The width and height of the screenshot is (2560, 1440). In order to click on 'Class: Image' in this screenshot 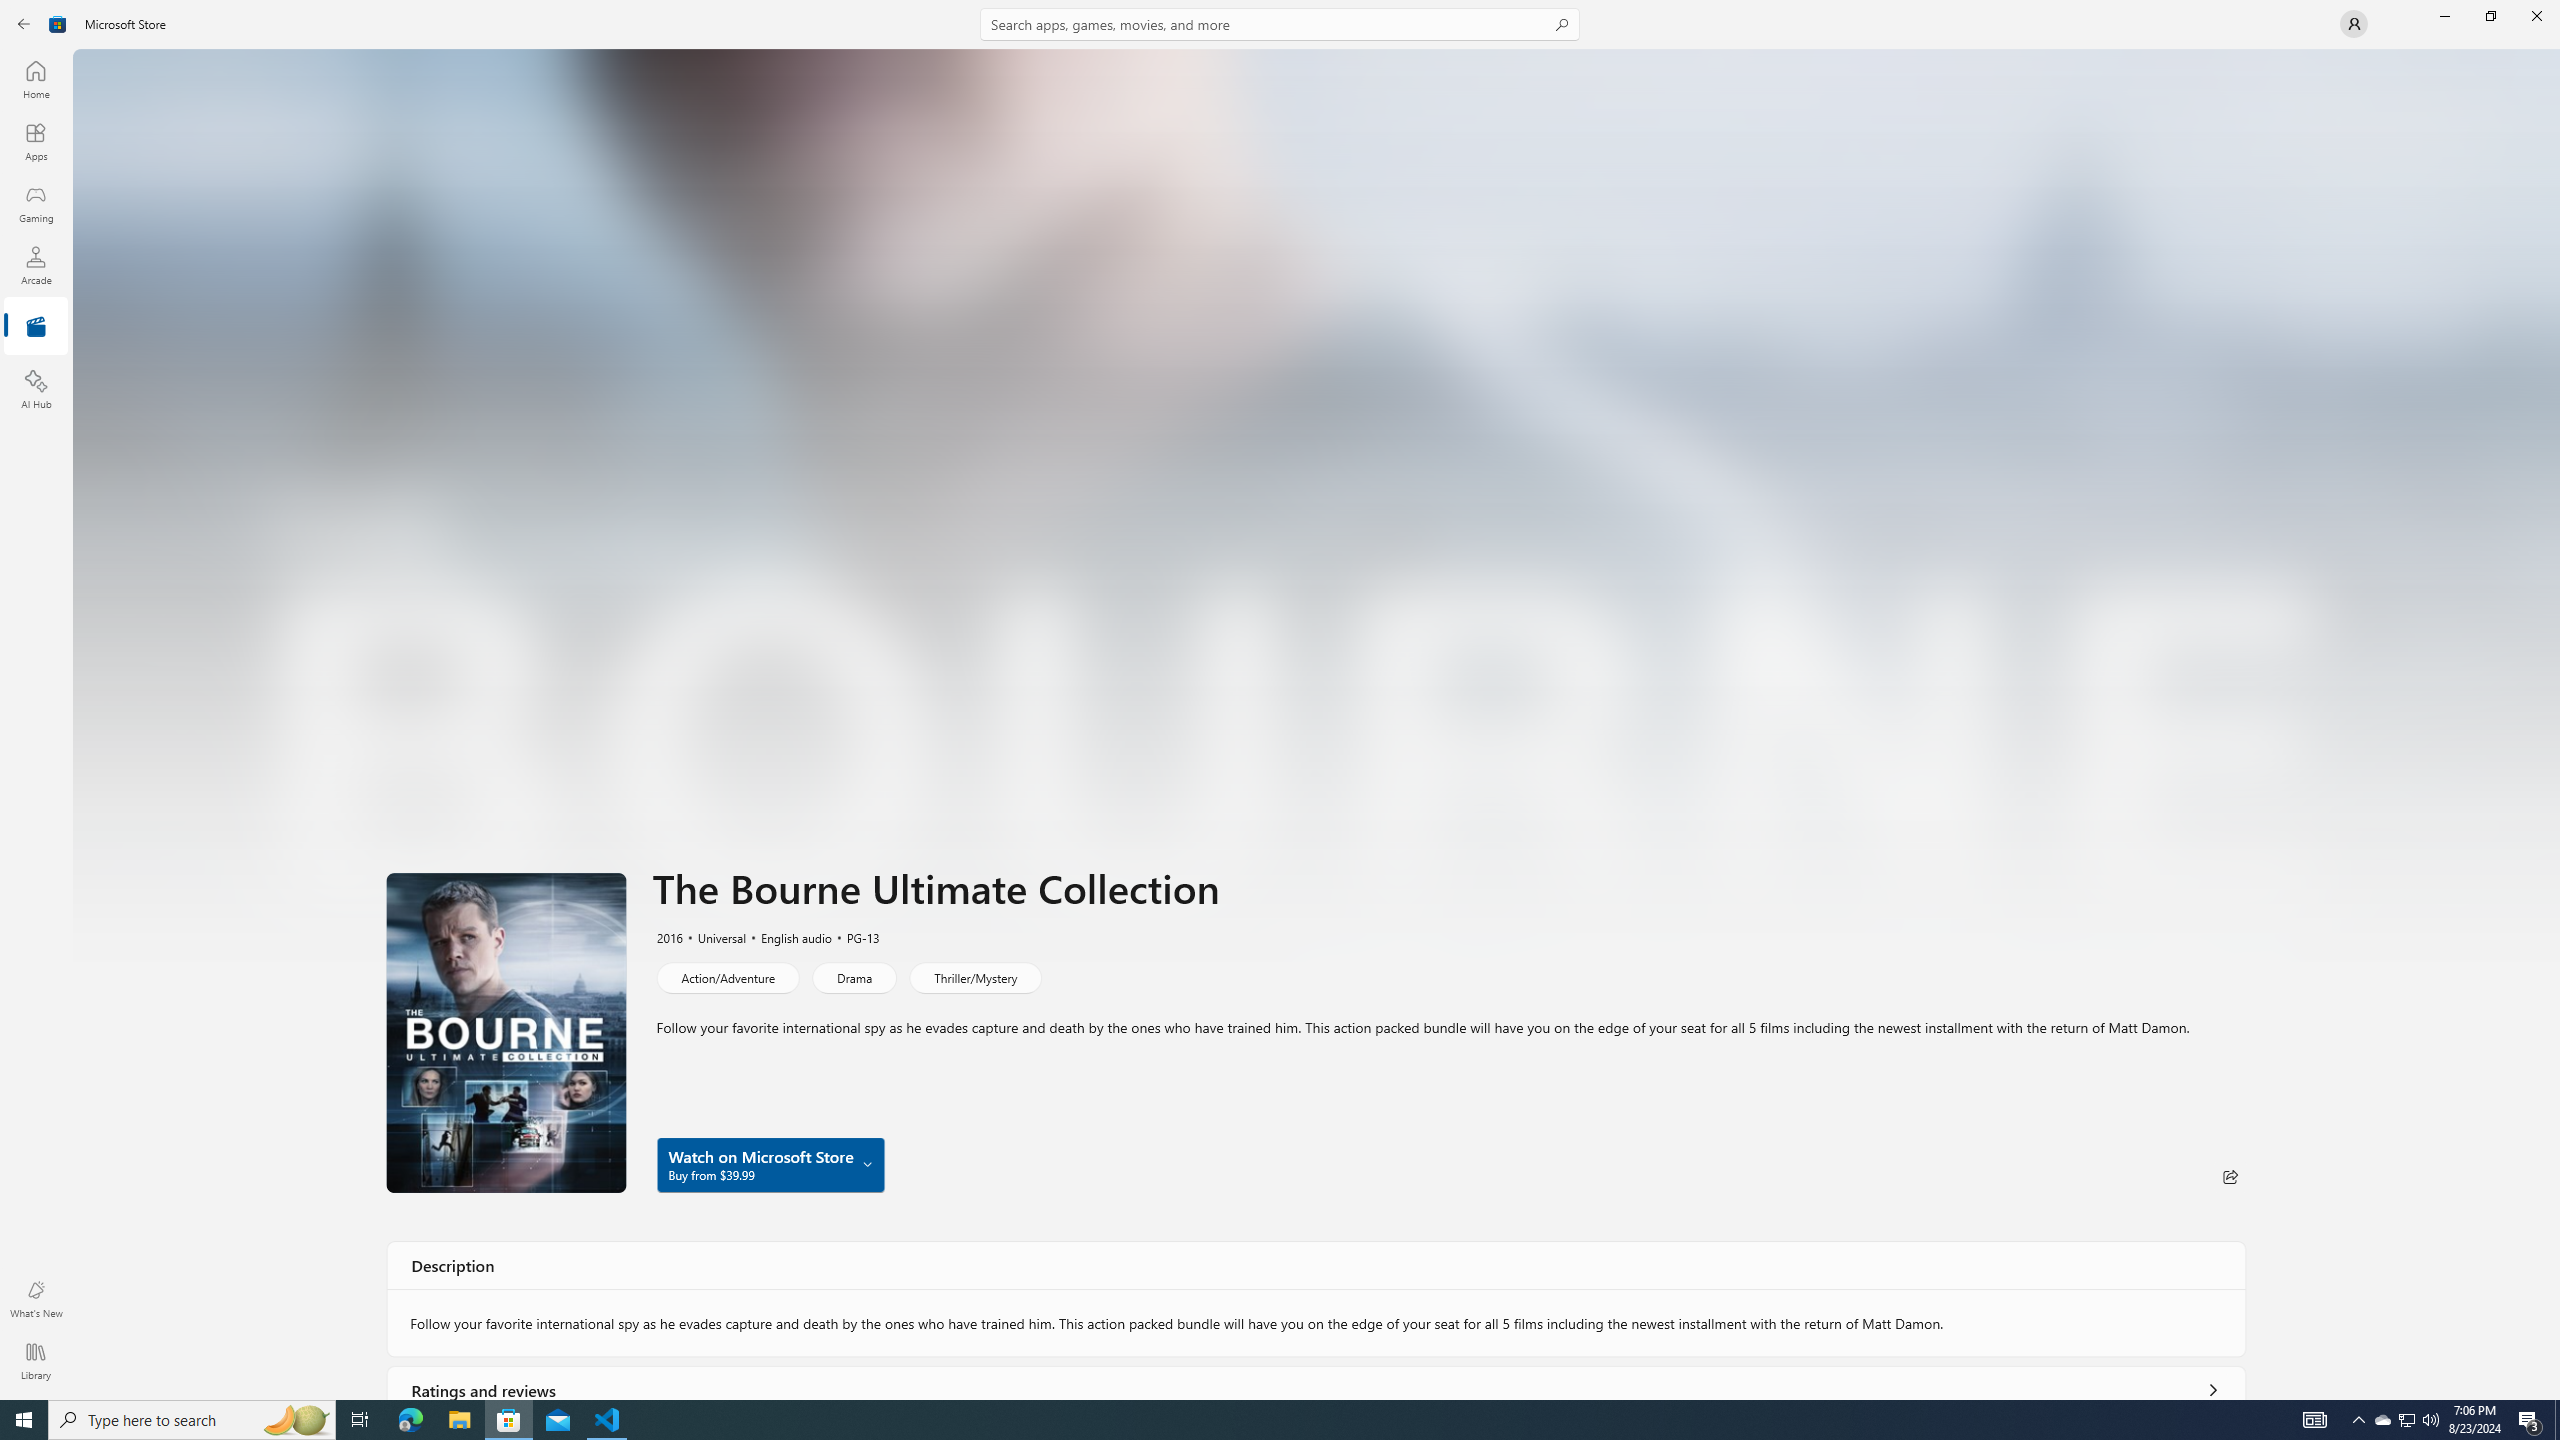, I will do `click(57, 22)`.